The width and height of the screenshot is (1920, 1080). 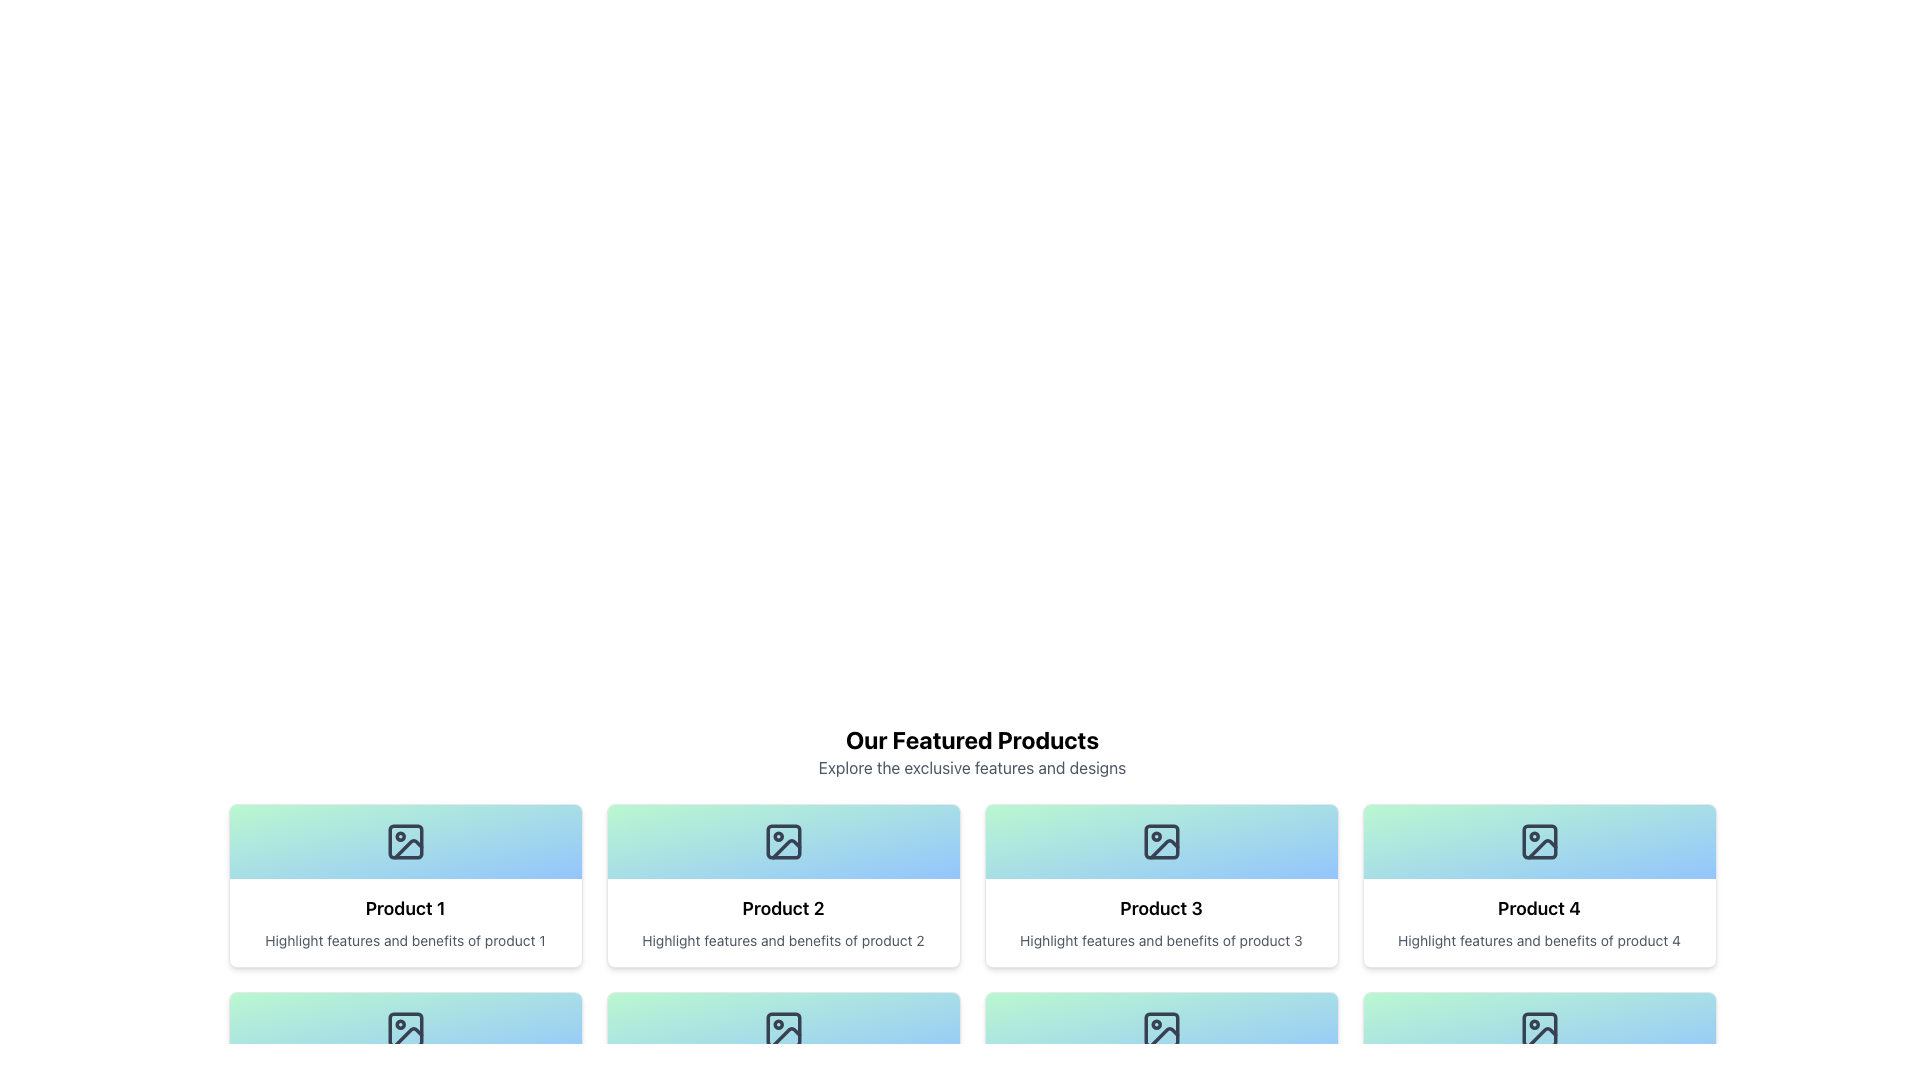 What do you see at coordinates (1161, 885) in the screenshot?
I see `the Display card for 'Product 3', which is located in the upper row, third column of the grid layout` at bounding box center [1161, 885].